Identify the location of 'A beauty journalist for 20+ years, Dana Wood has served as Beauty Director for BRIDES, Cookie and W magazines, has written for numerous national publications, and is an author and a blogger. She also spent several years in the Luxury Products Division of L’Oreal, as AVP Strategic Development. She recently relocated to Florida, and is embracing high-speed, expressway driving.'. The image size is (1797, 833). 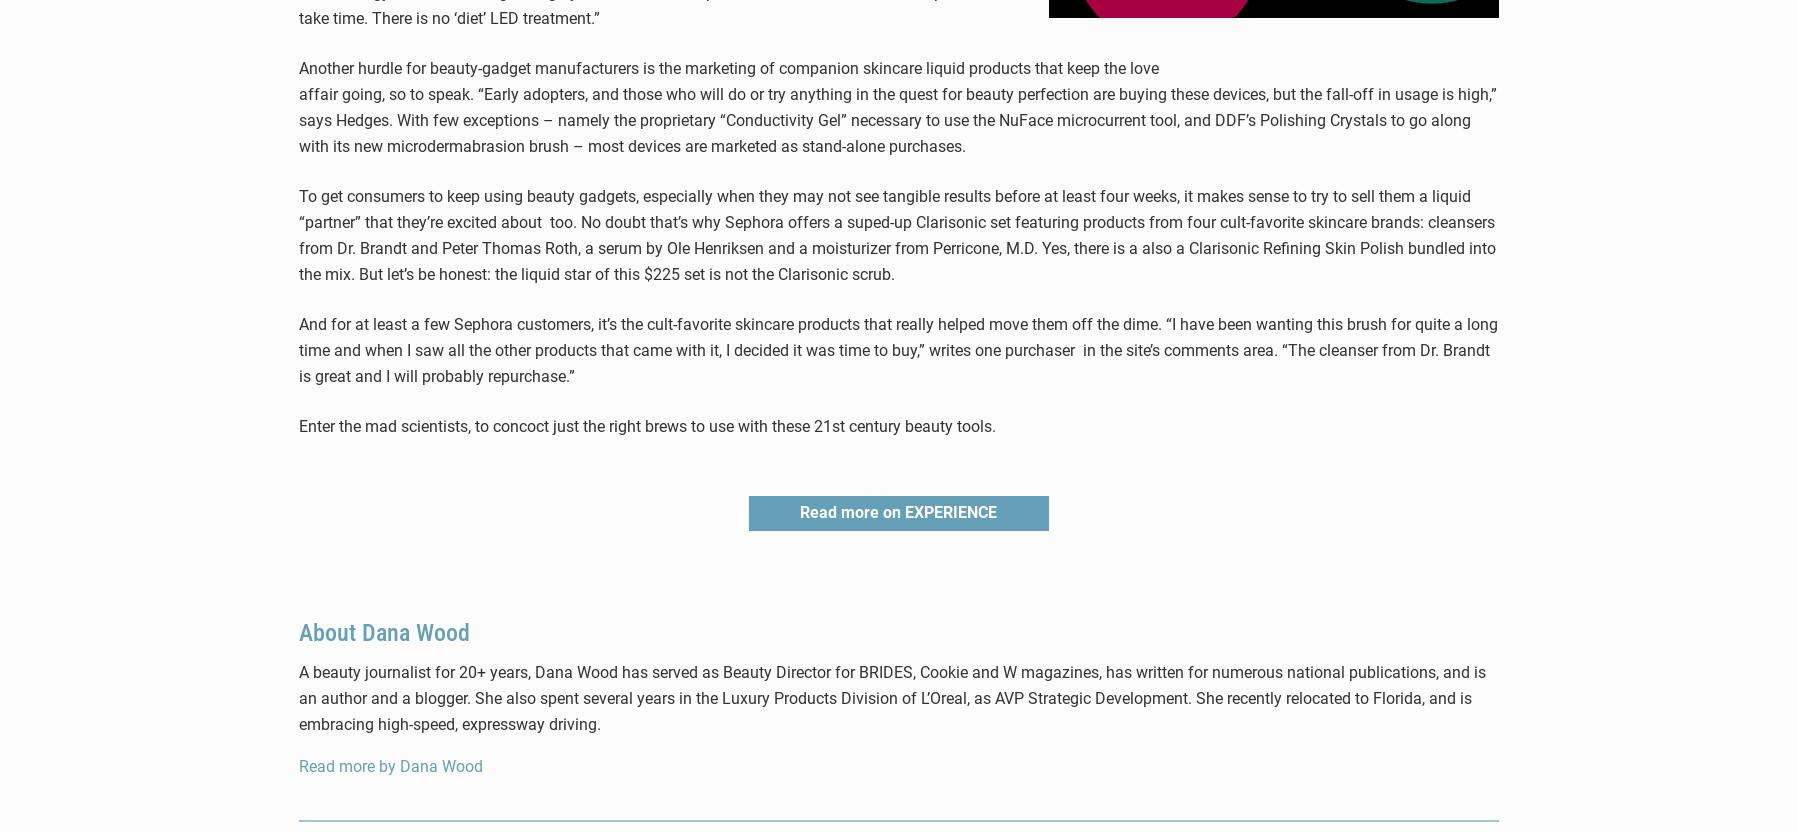
(890, 697).